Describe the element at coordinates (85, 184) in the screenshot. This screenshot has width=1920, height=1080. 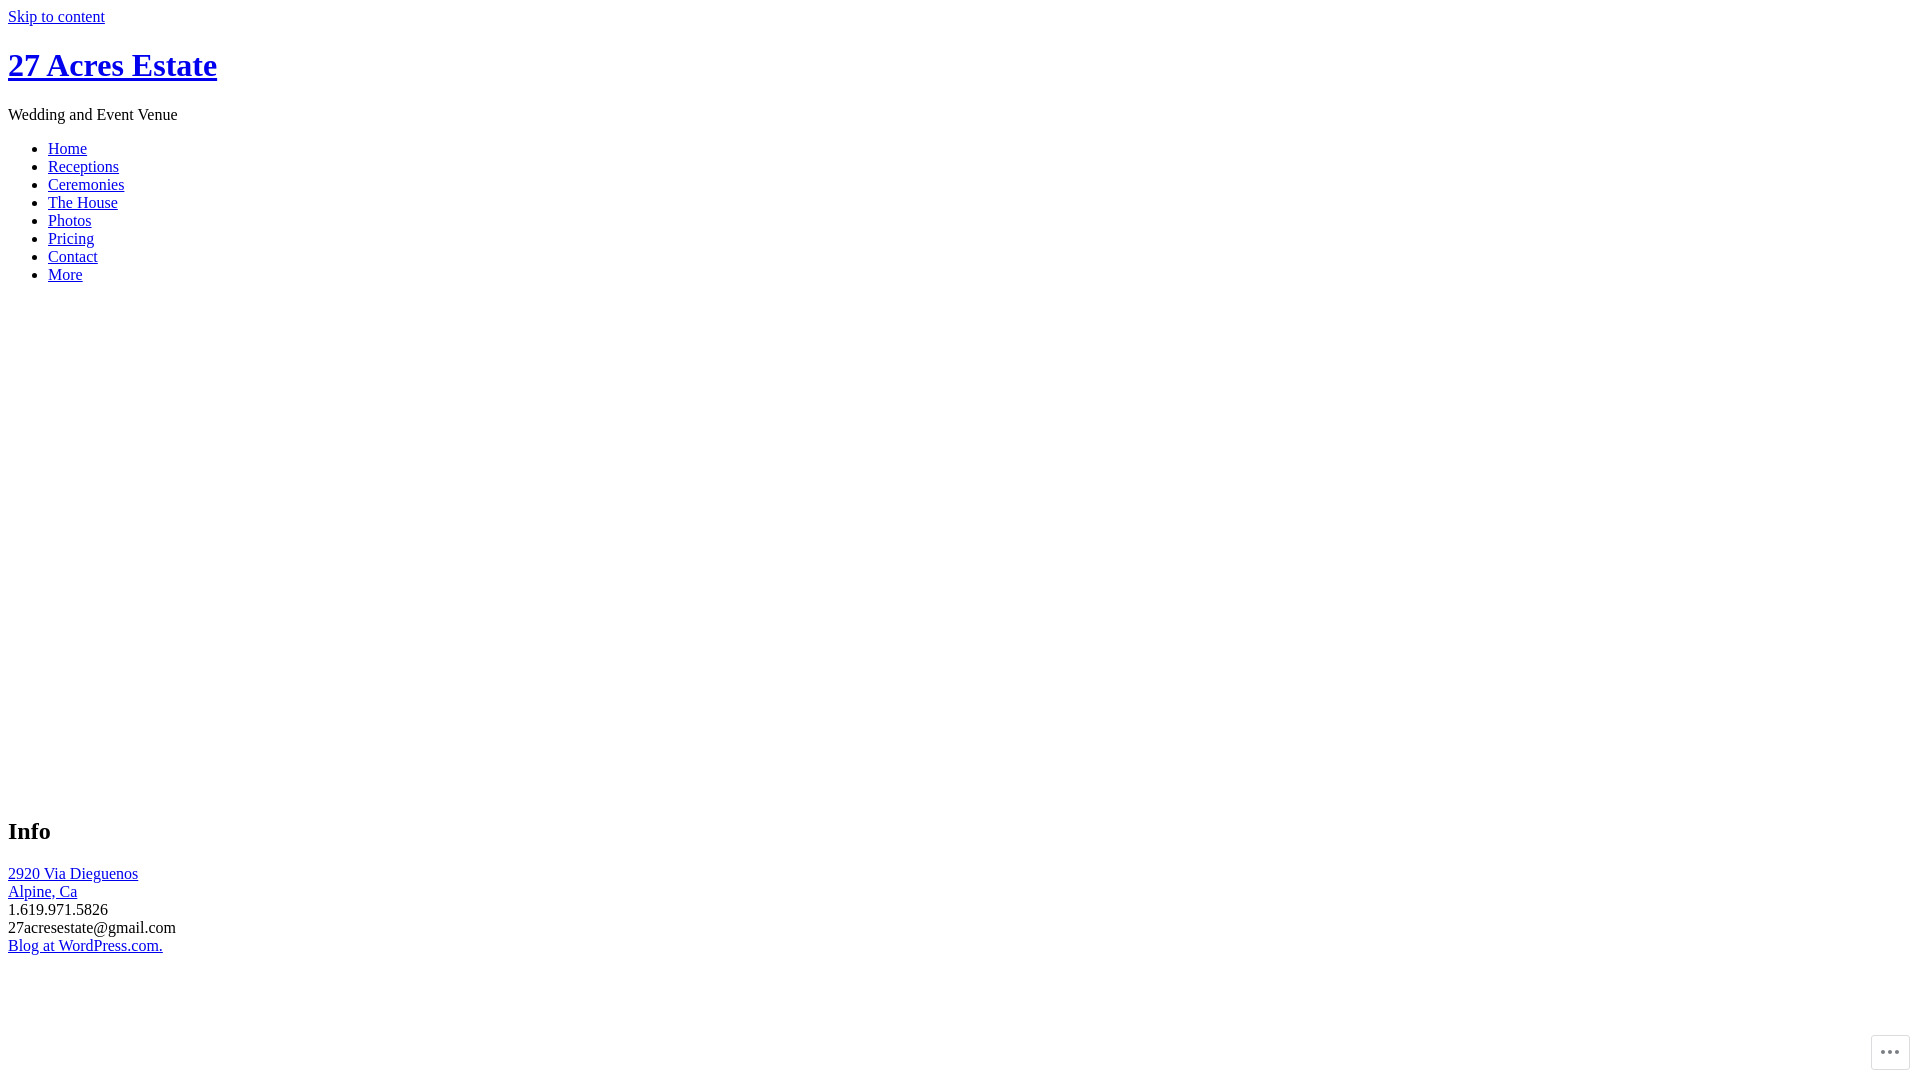
I see `'Ceremonies'` at that location.